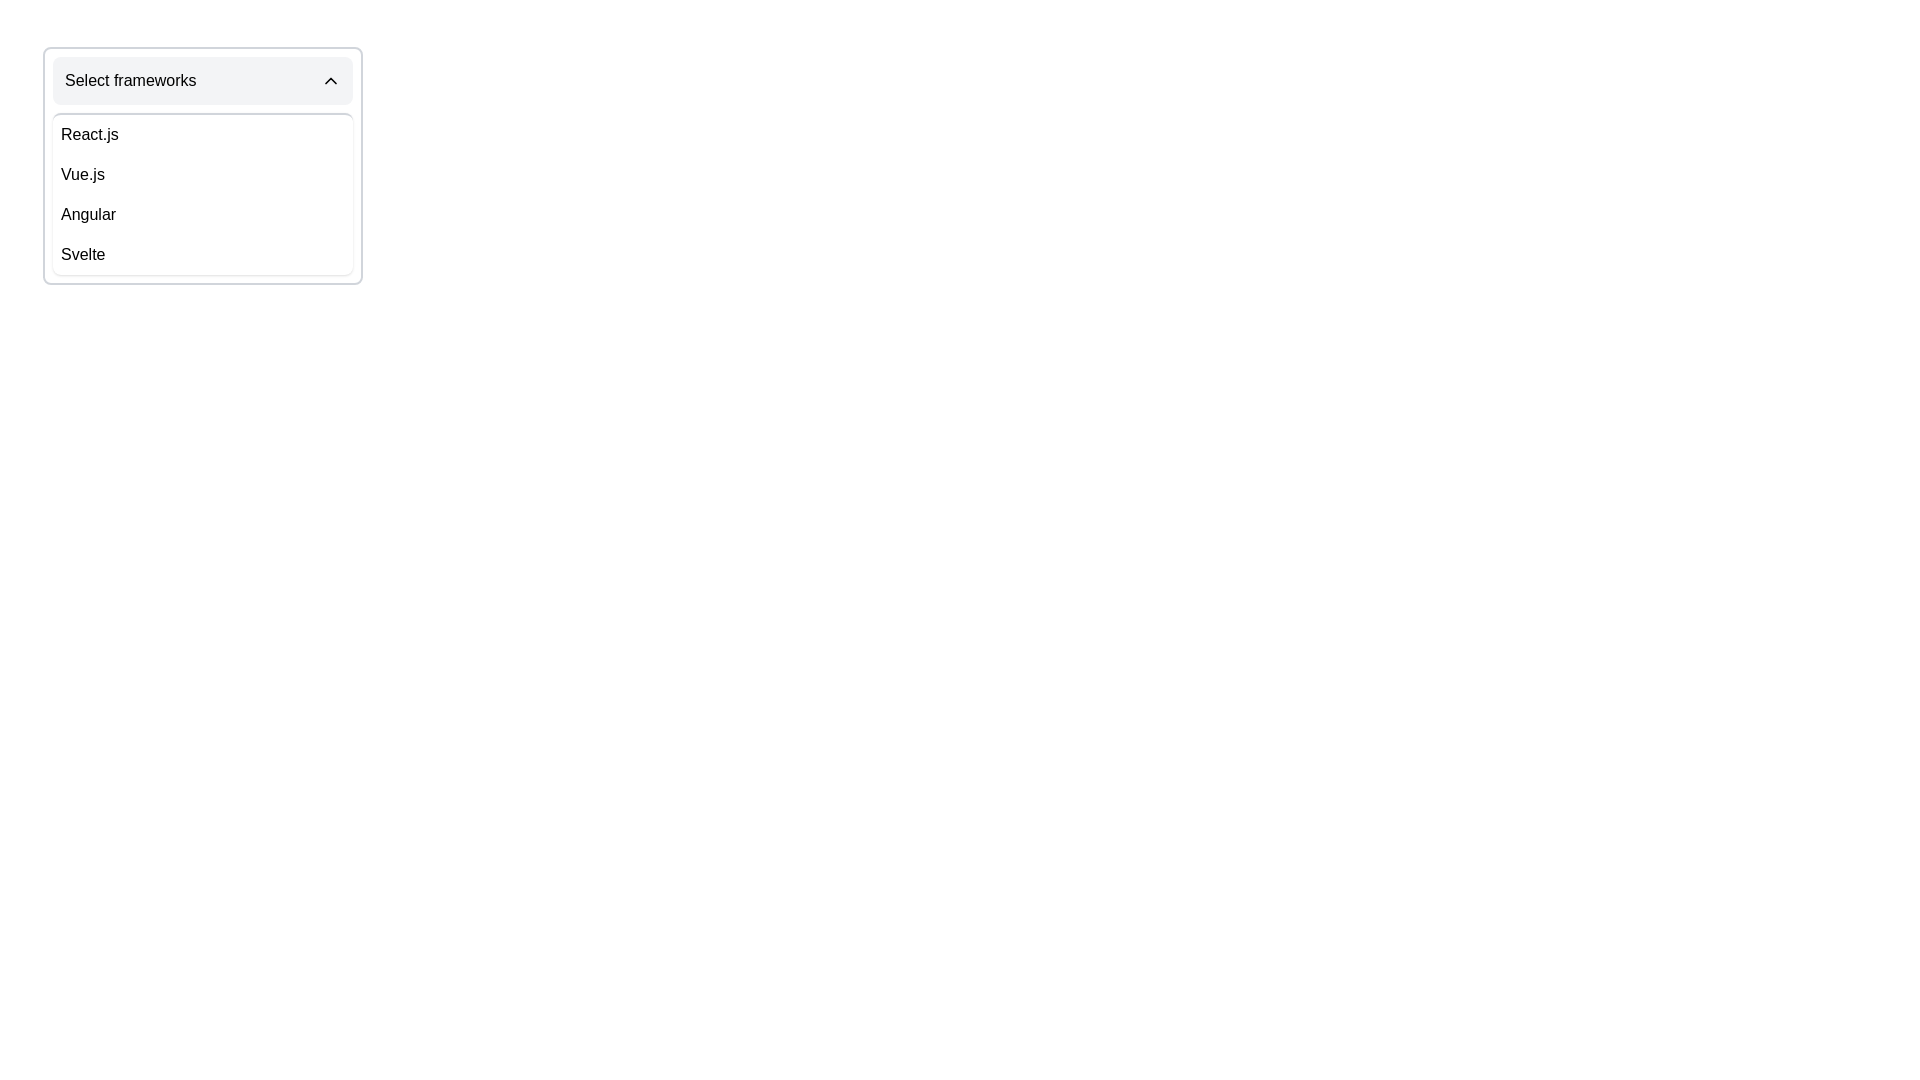  I want to click on the fourth item in the dropdown menu labeled 'Svelte', so click(202, 253).